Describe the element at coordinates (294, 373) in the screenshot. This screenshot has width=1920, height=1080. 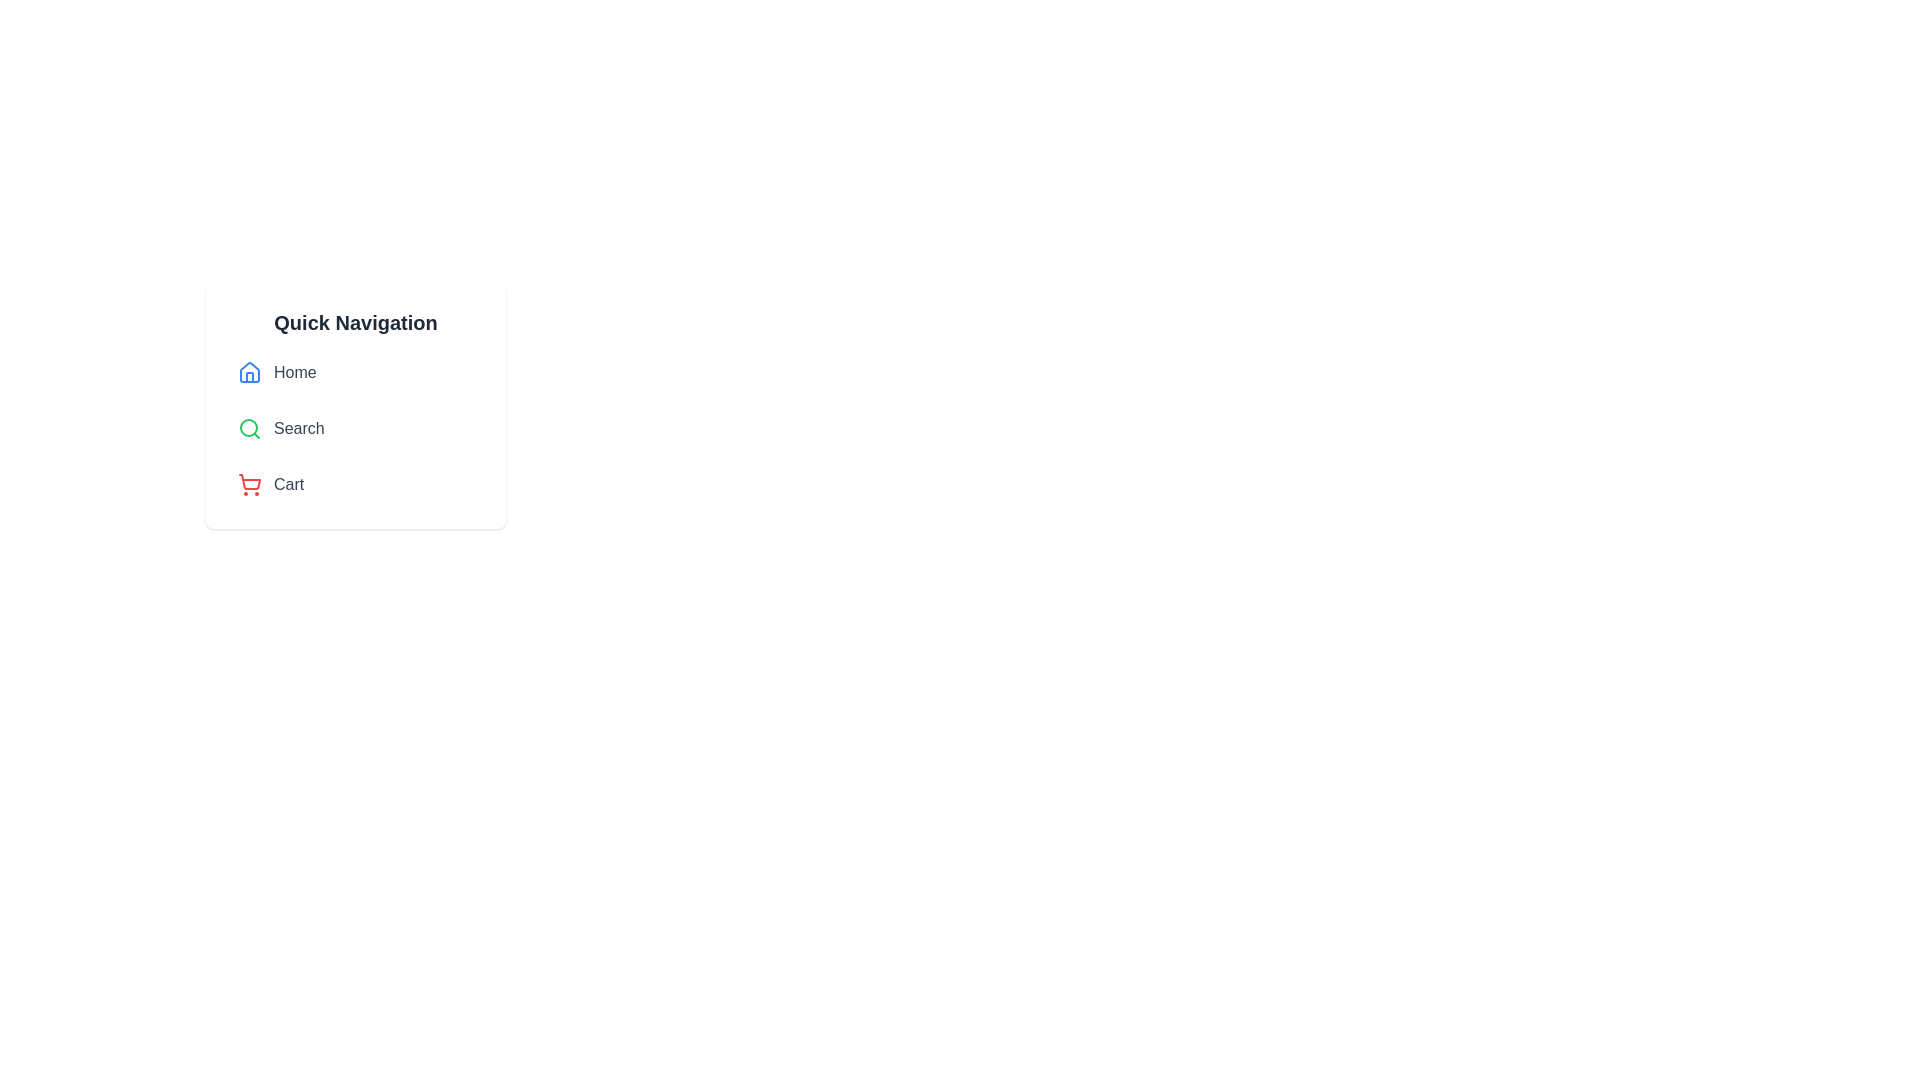
I see `the 'Home' hyperlink in the navigation menu to trigger the visual change of color and underline effect` at that location.